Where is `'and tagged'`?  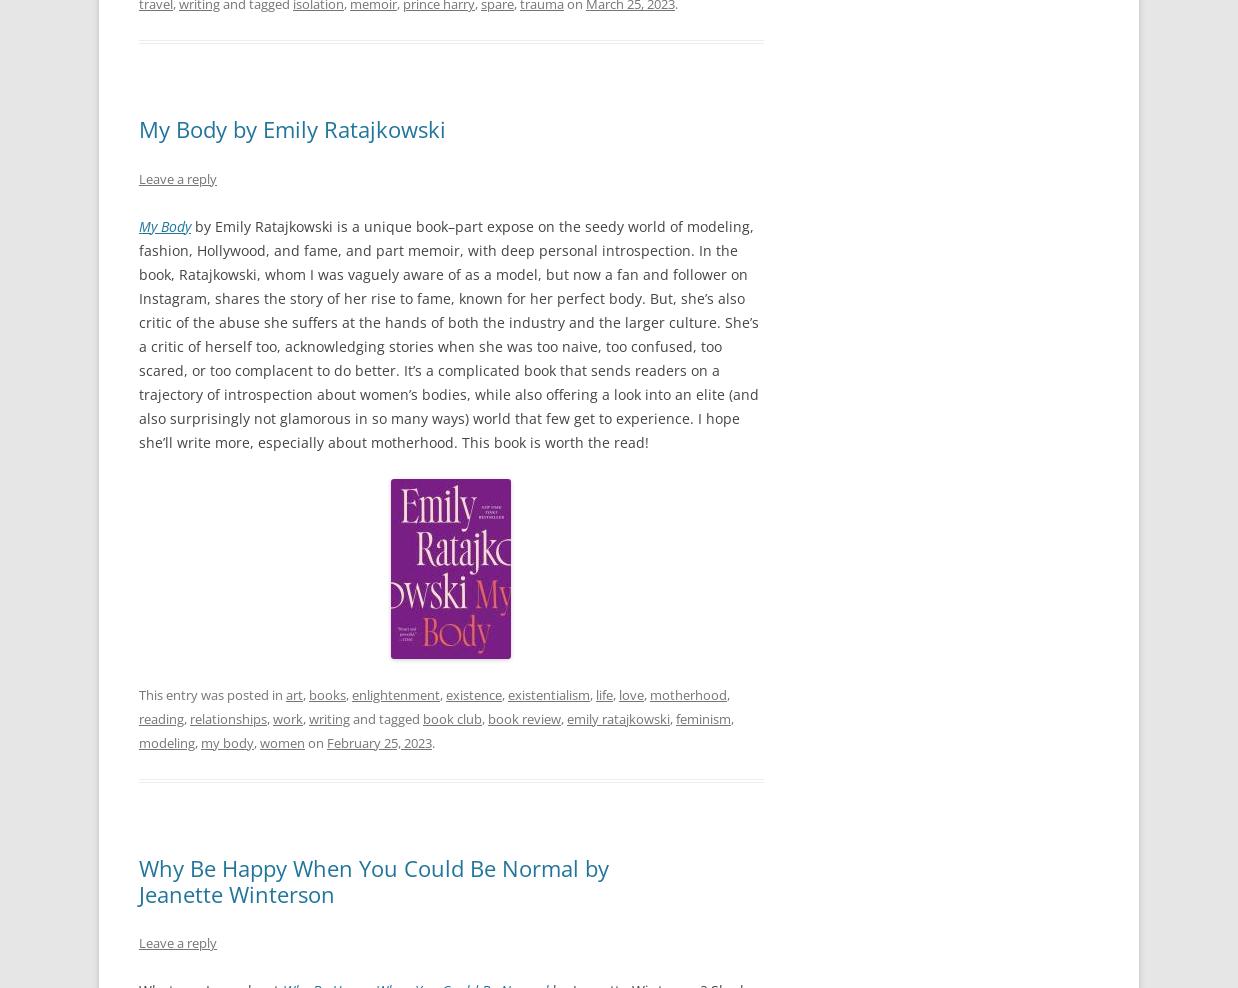
'and tagged' is located at coordinates (349, 717).